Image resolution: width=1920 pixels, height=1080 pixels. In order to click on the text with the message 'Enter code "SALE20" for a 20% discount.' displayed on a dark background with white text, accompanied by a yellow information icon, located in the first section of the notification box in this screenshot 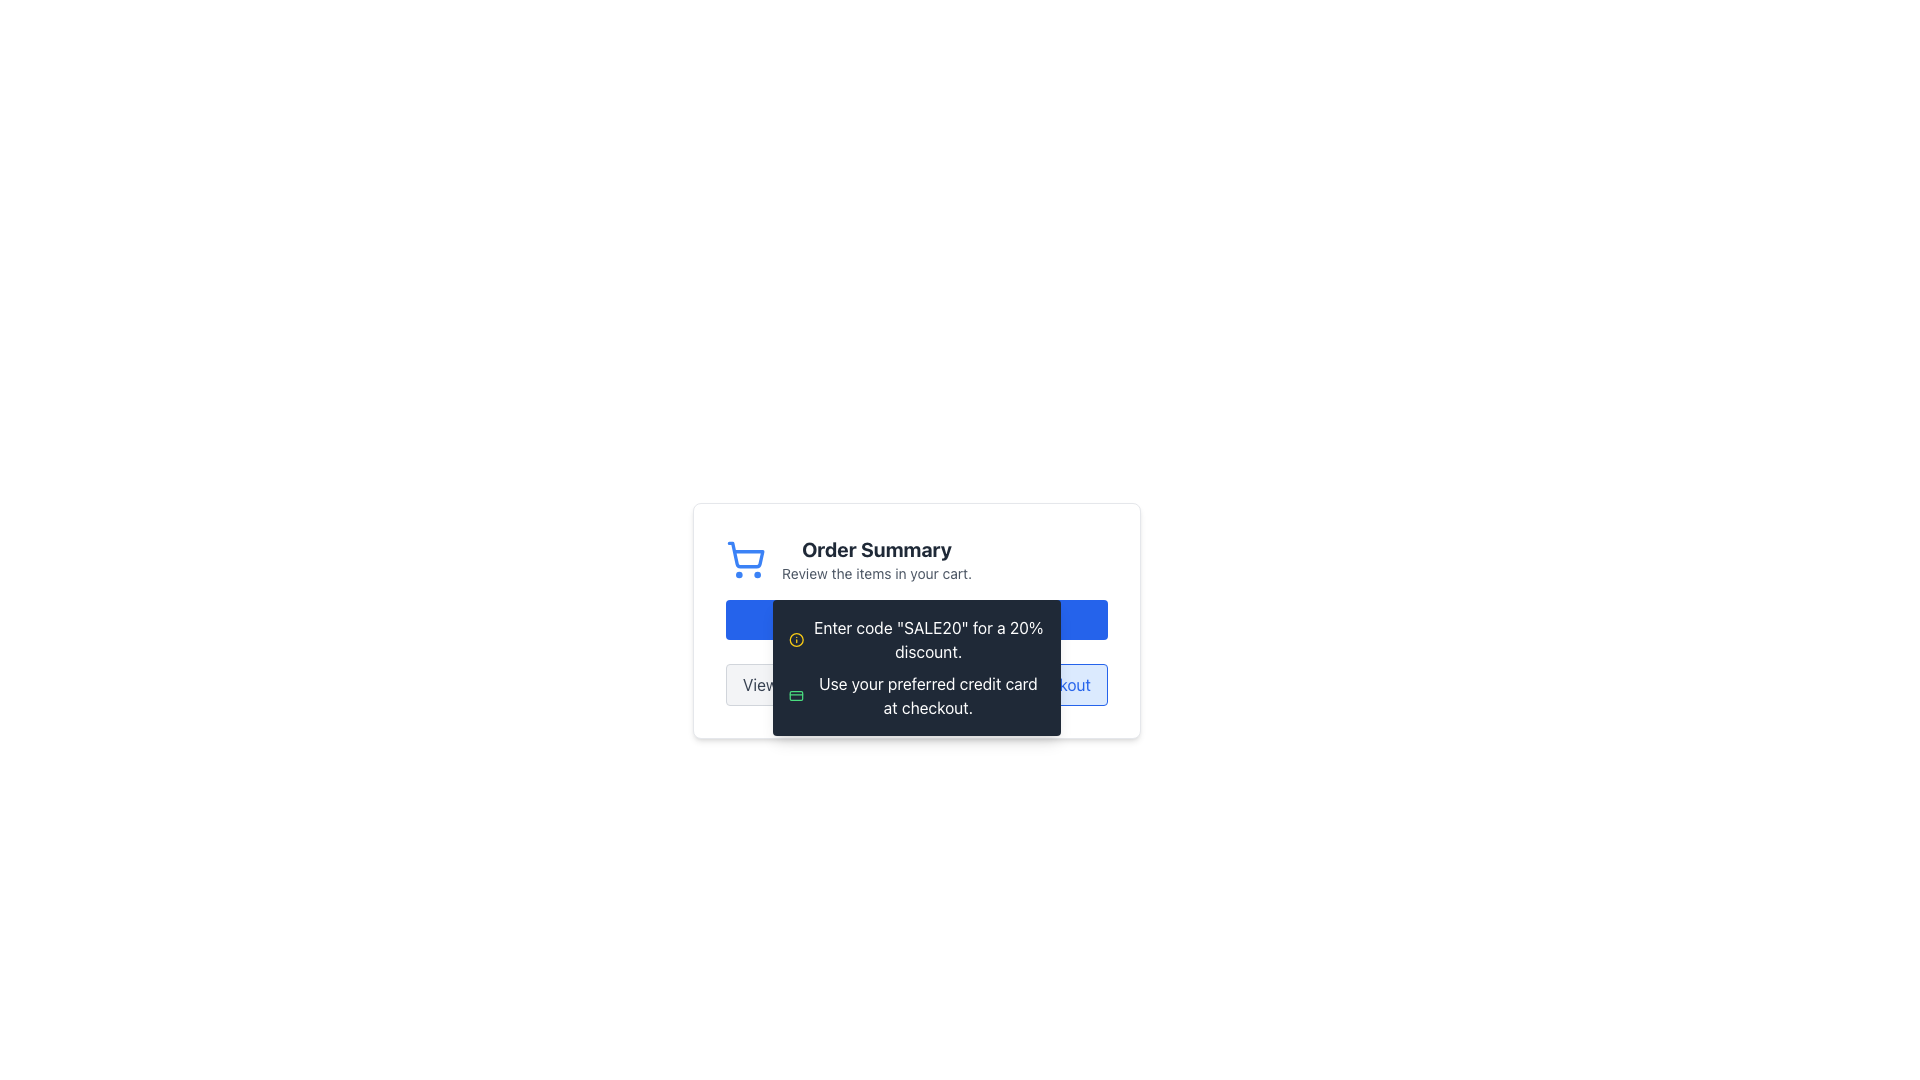, I will do `click(915, 640)`.